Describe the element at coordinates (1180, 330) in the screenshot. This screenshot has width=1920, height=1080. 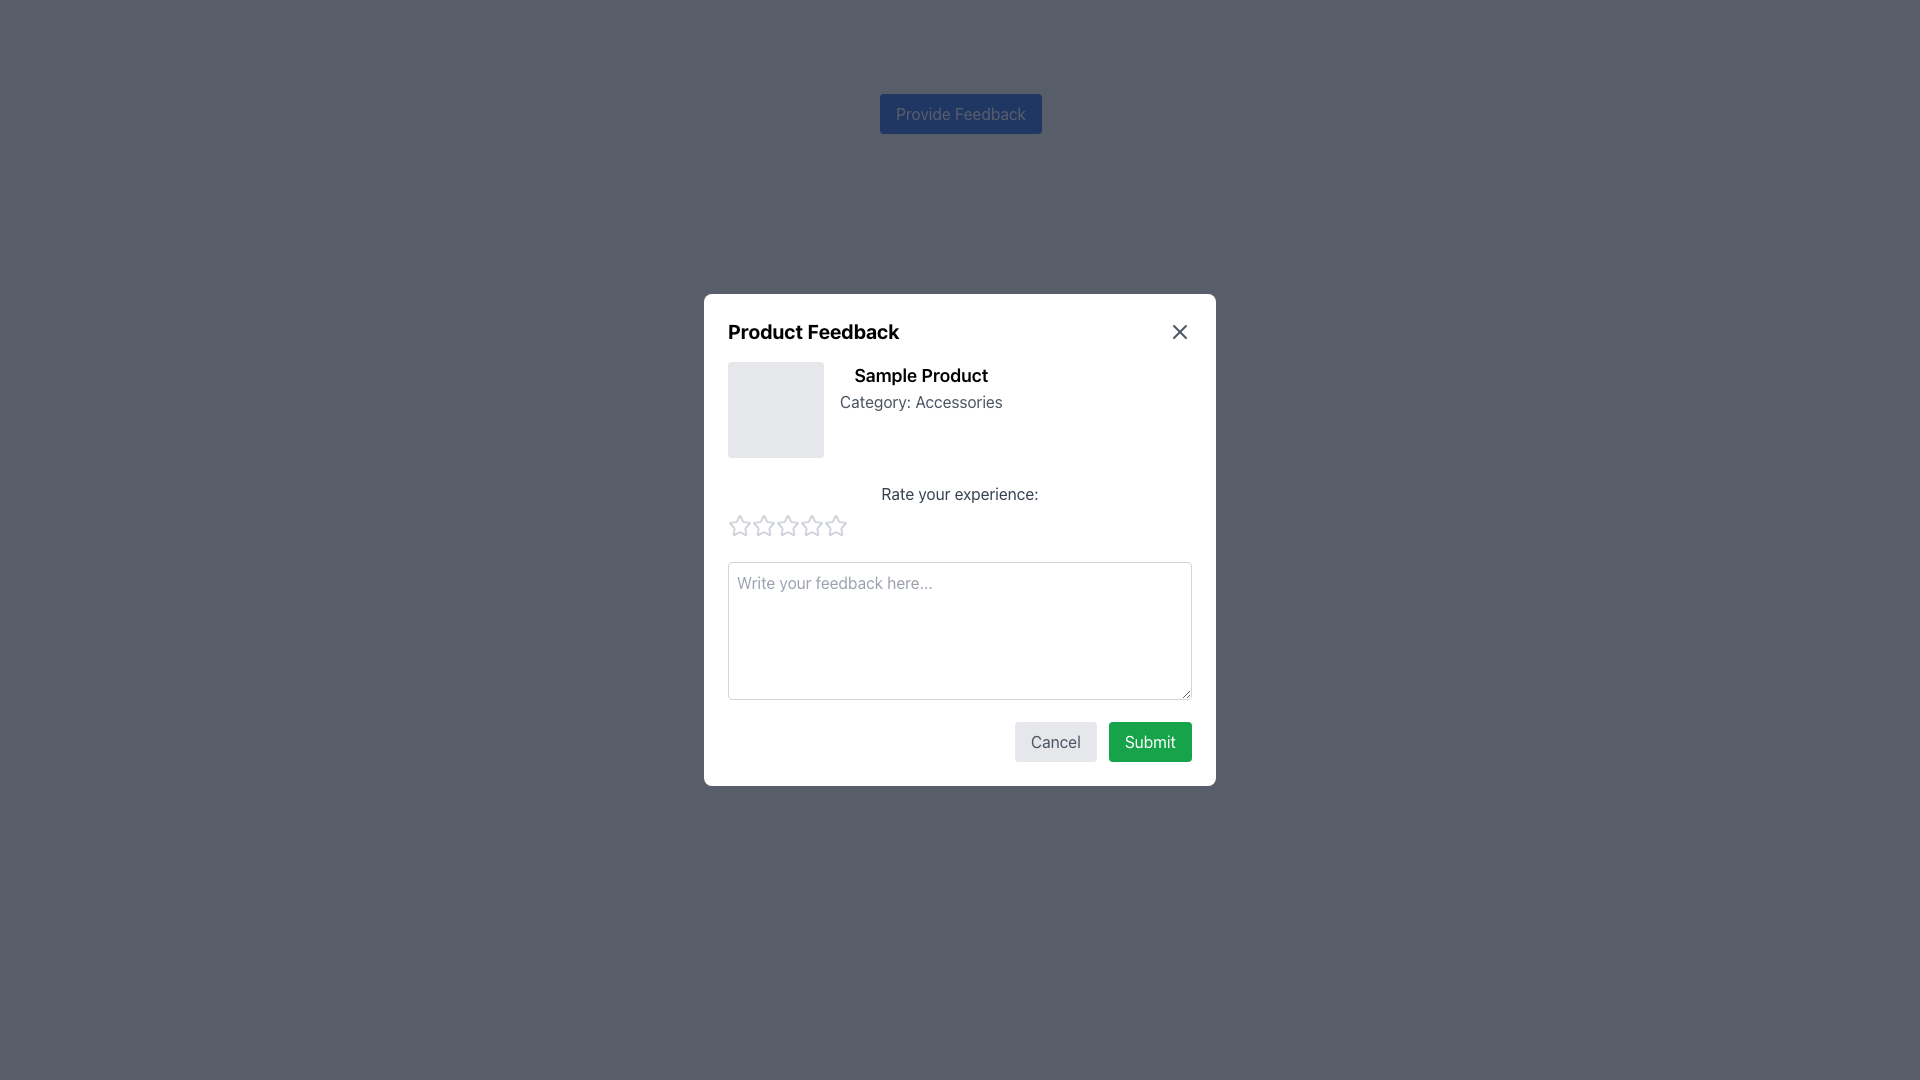
I see `the close button located in the top-right corner of the dialog box` at that location.